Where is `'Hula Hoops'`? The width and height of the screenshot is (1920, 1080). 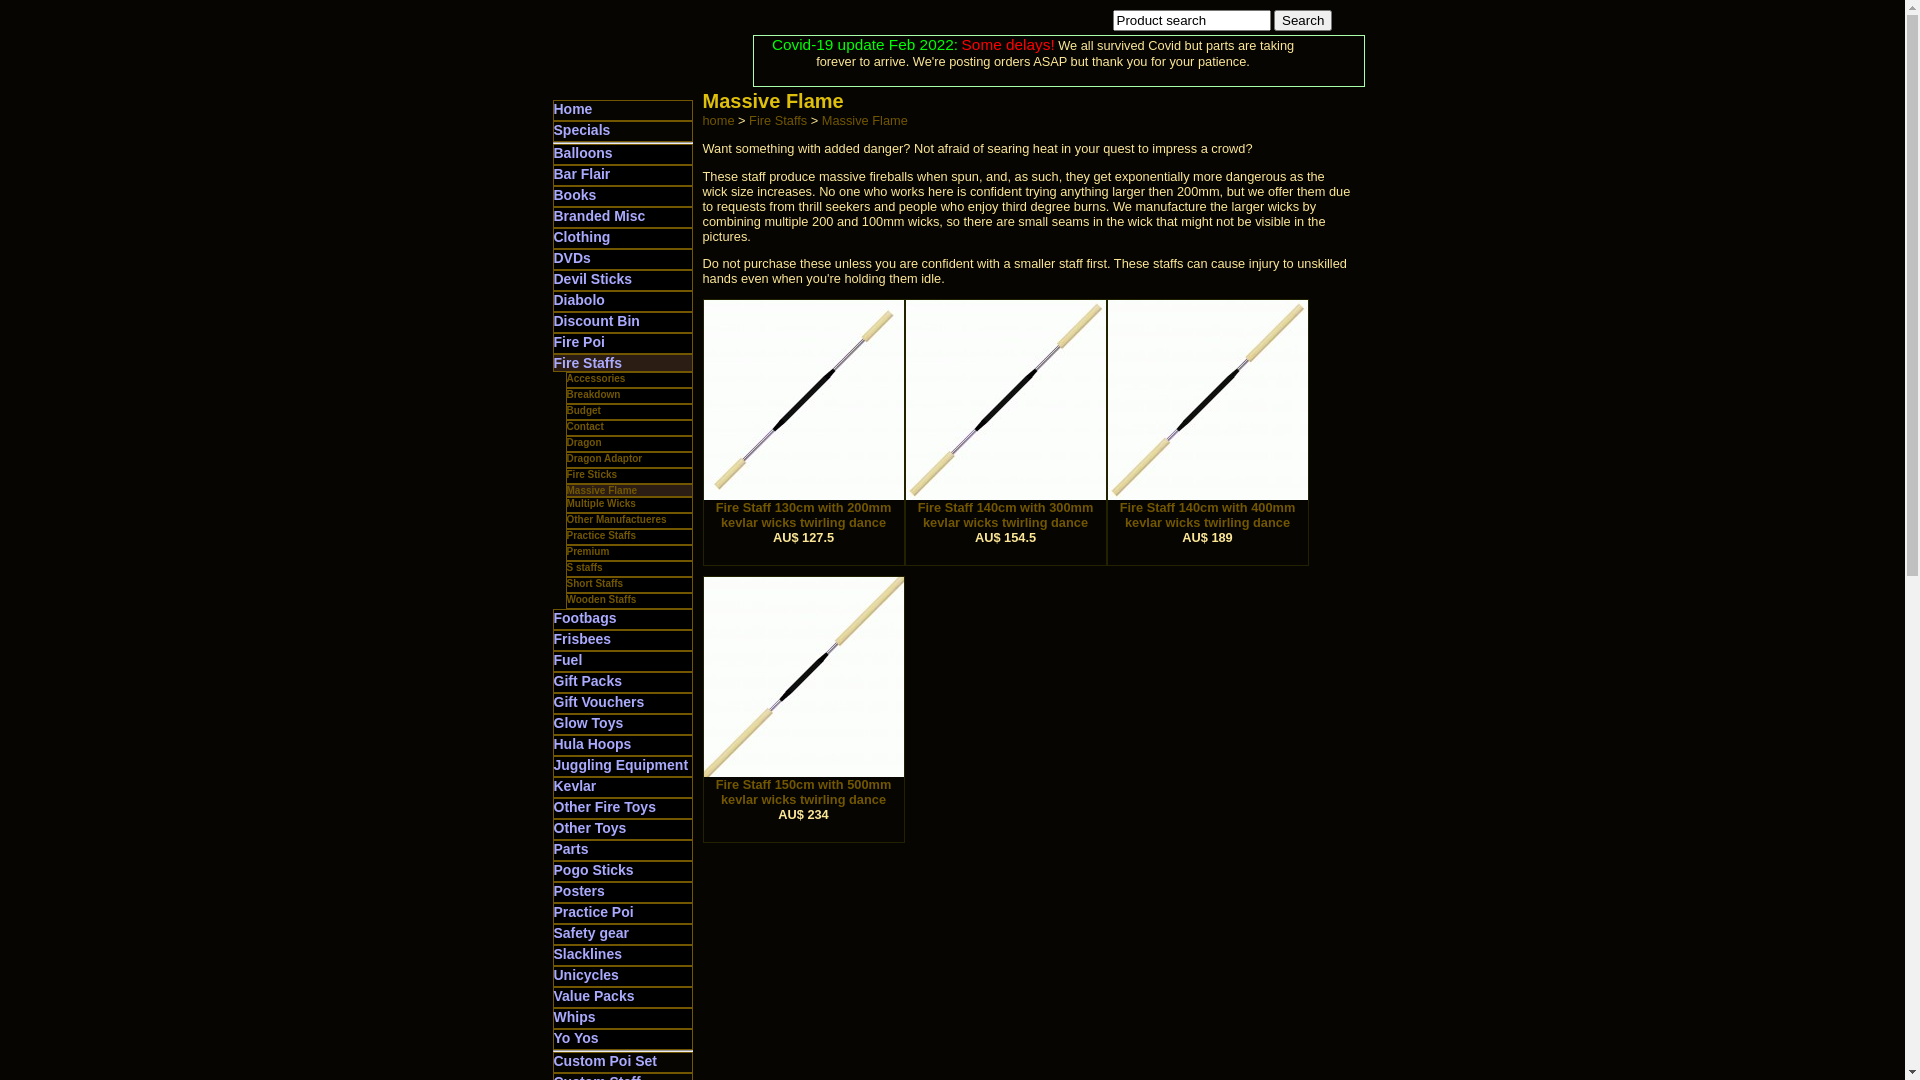
'Hula Hoops' is located at coordinates (592, 744).